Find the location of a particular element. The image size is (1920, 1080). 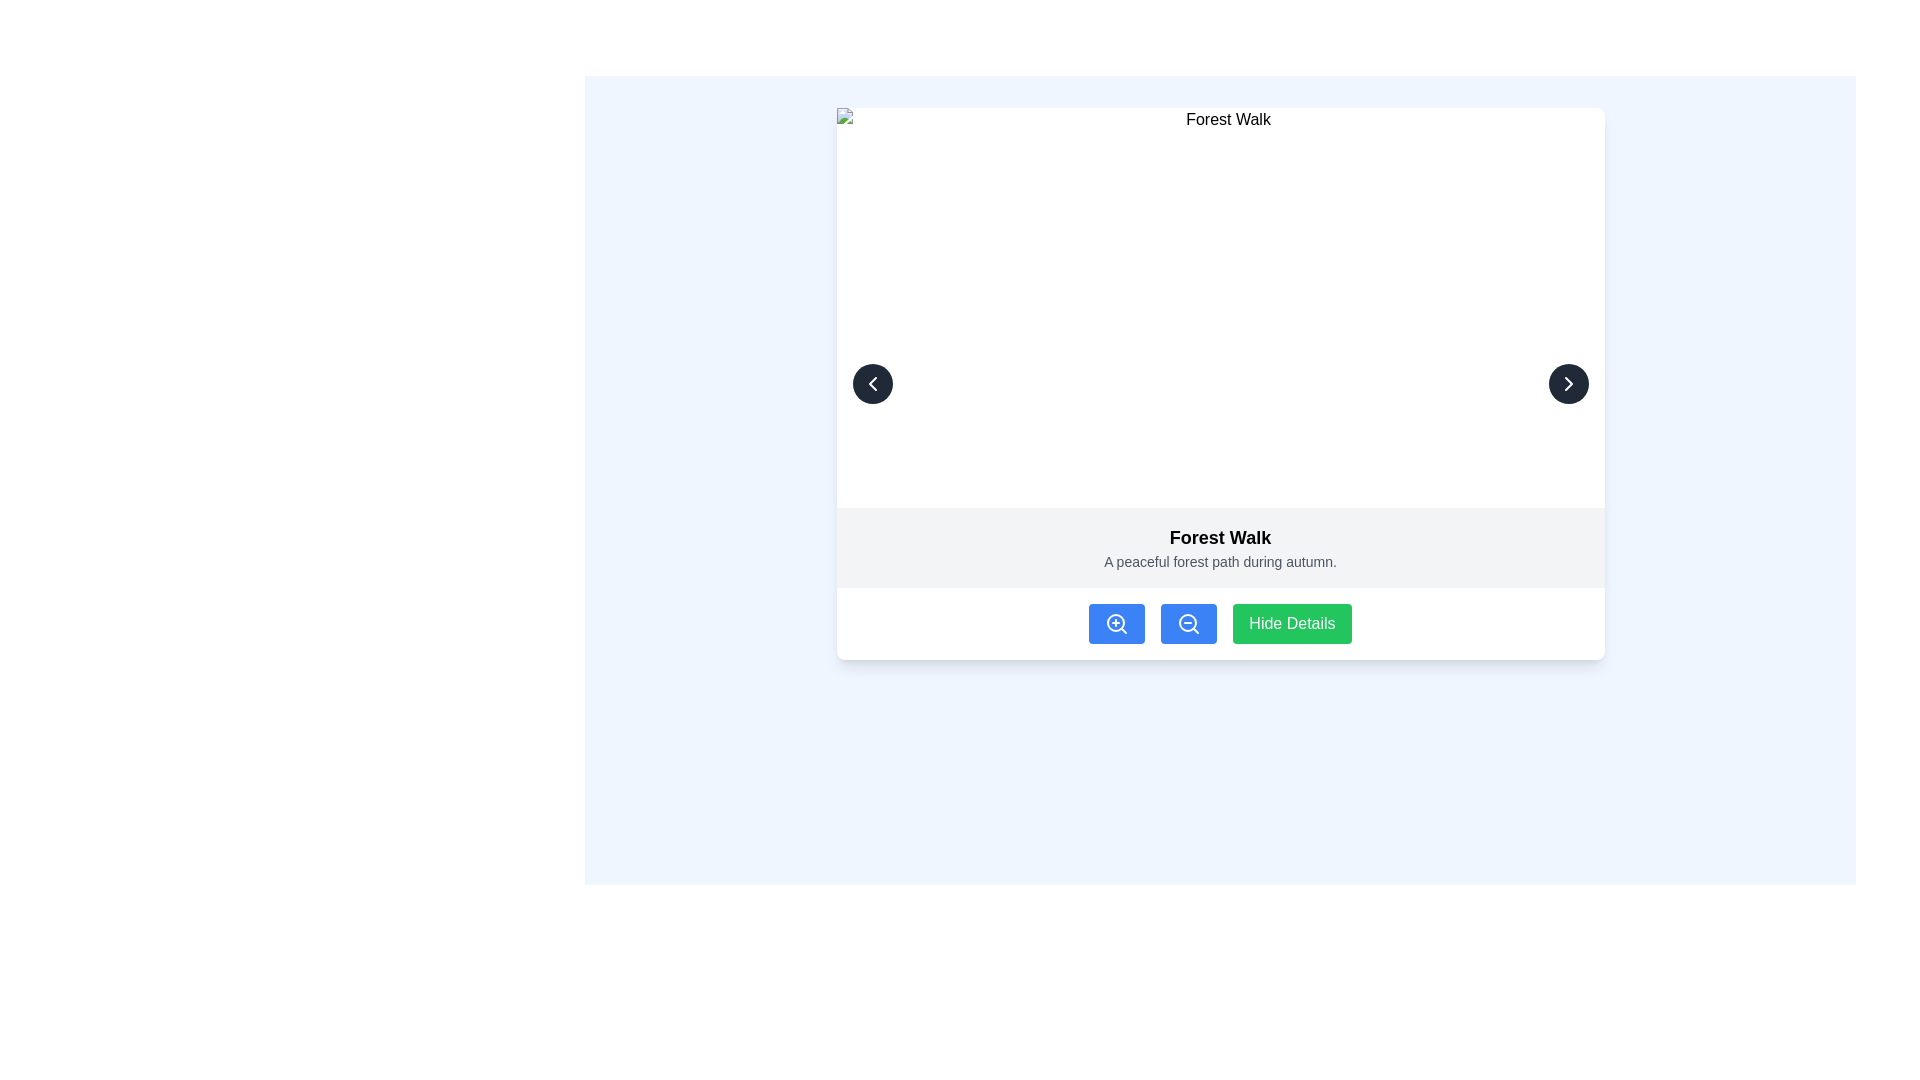

the 'Hide Details' button, which is a green button with white text located at the lower section of the interface, to the right of two blue buttons is located at coordinates (1219, 623).